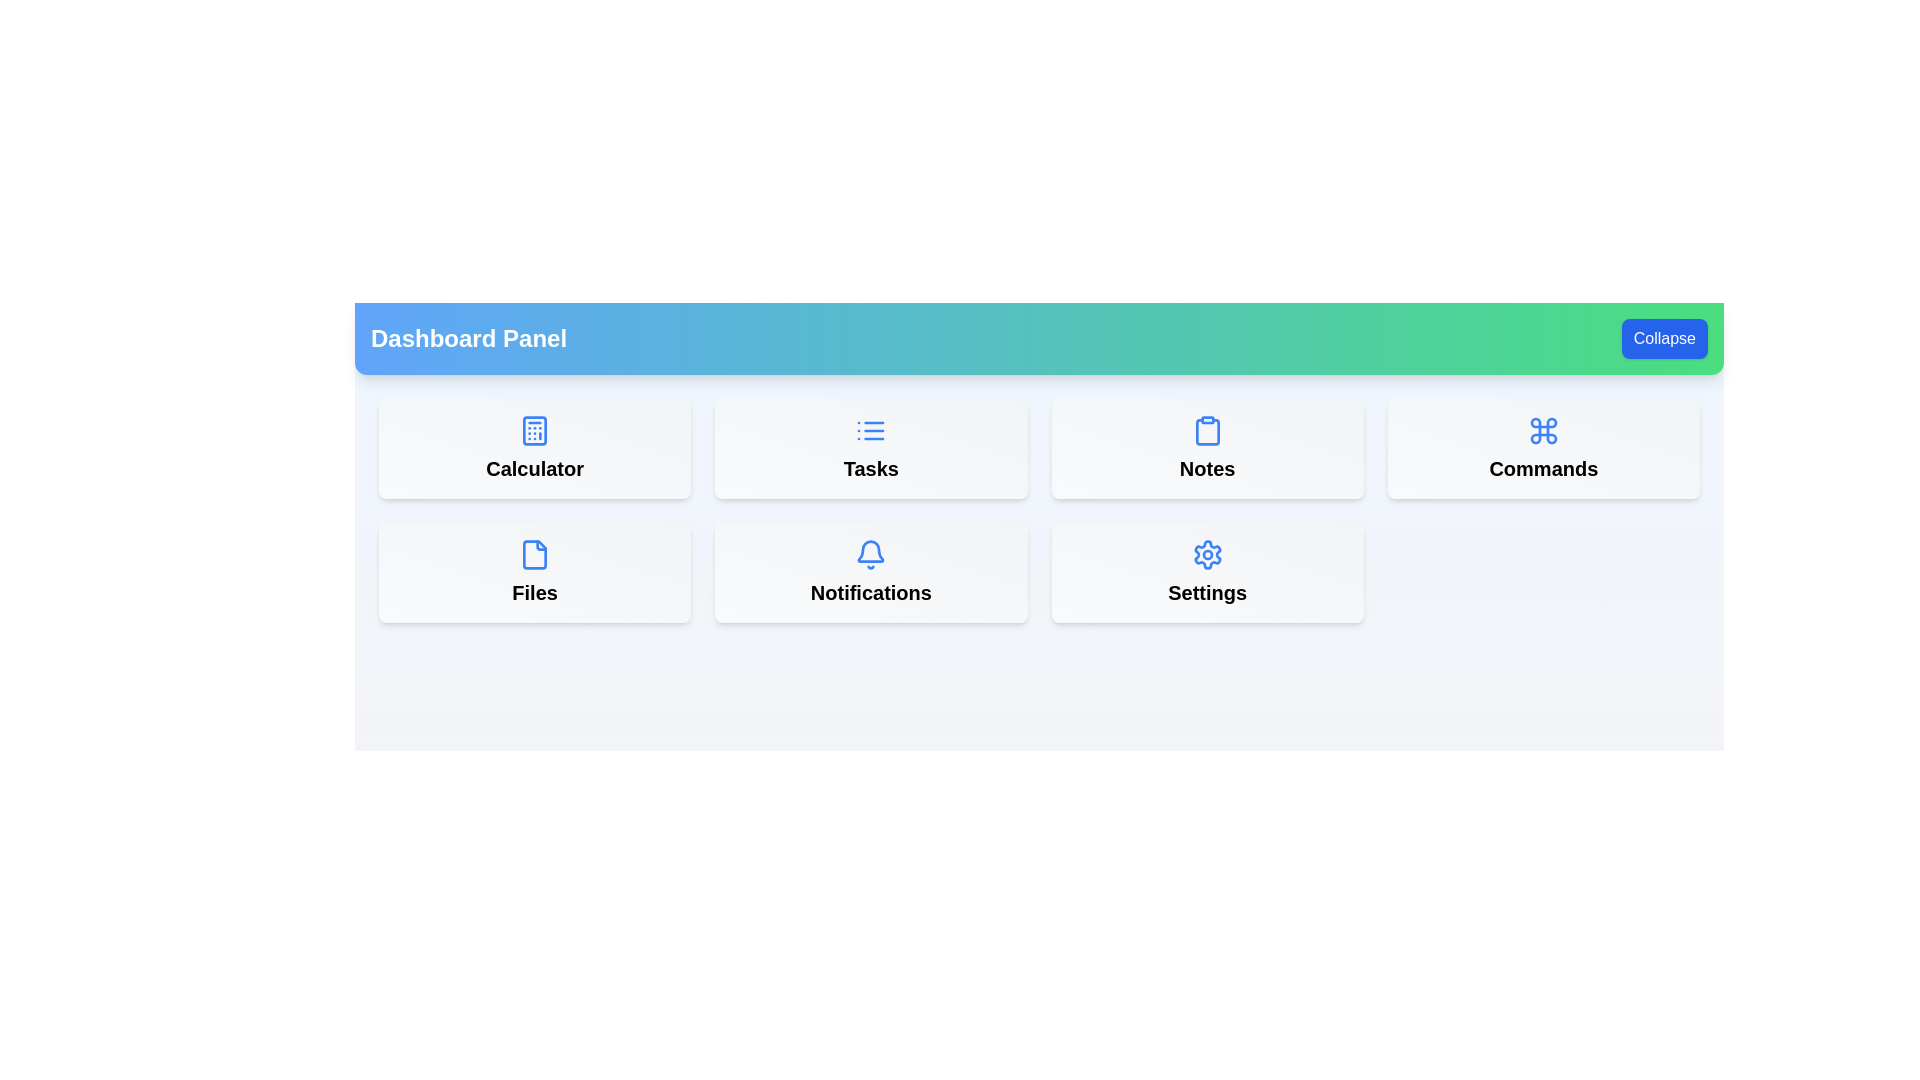  I want to click on the menu item labeled Notifications, so click(871, 573).